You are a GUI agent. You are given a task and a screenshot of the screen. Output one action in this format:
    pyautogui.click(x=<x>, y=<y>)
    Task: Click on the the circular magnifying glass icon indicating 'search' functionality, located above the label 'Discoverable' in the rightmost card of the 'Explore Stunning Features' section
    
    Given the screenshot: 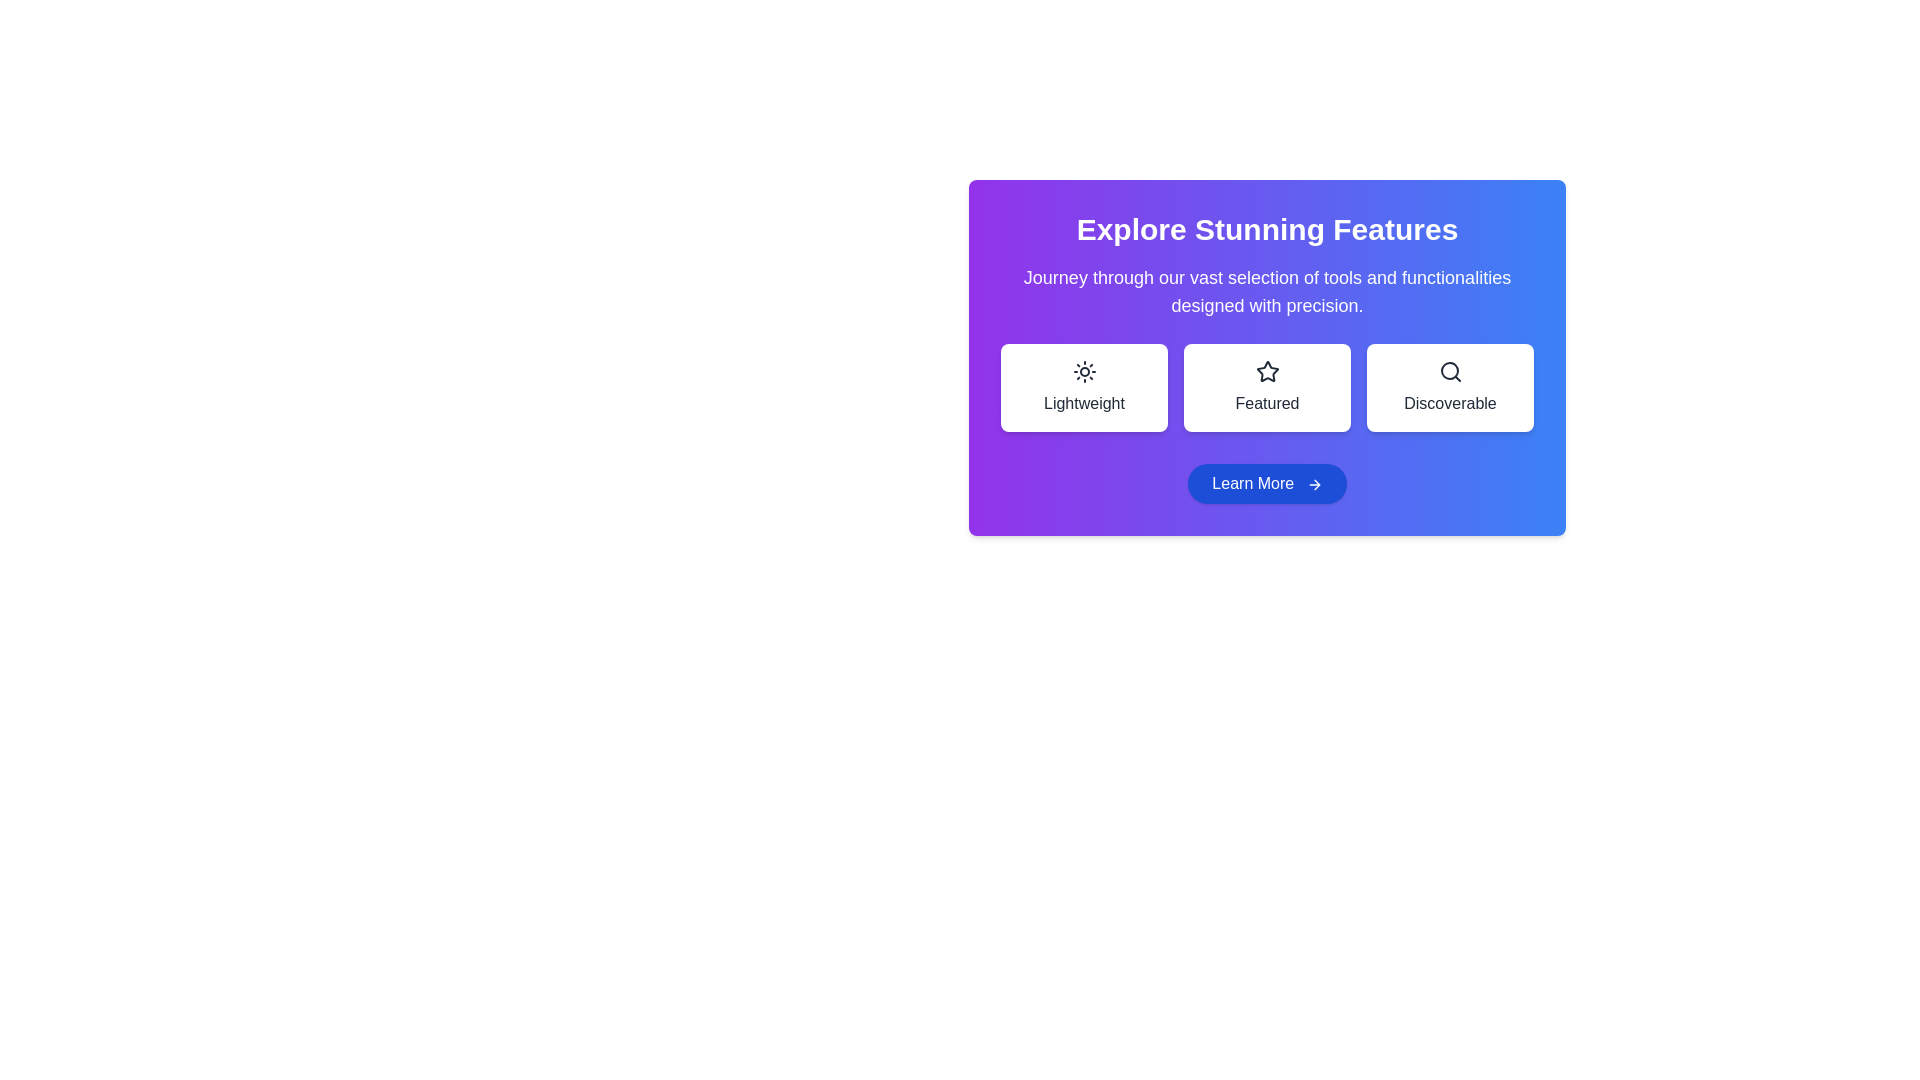 What is the action you would take?
    pyautogui.click(x=1450, y=371)
    